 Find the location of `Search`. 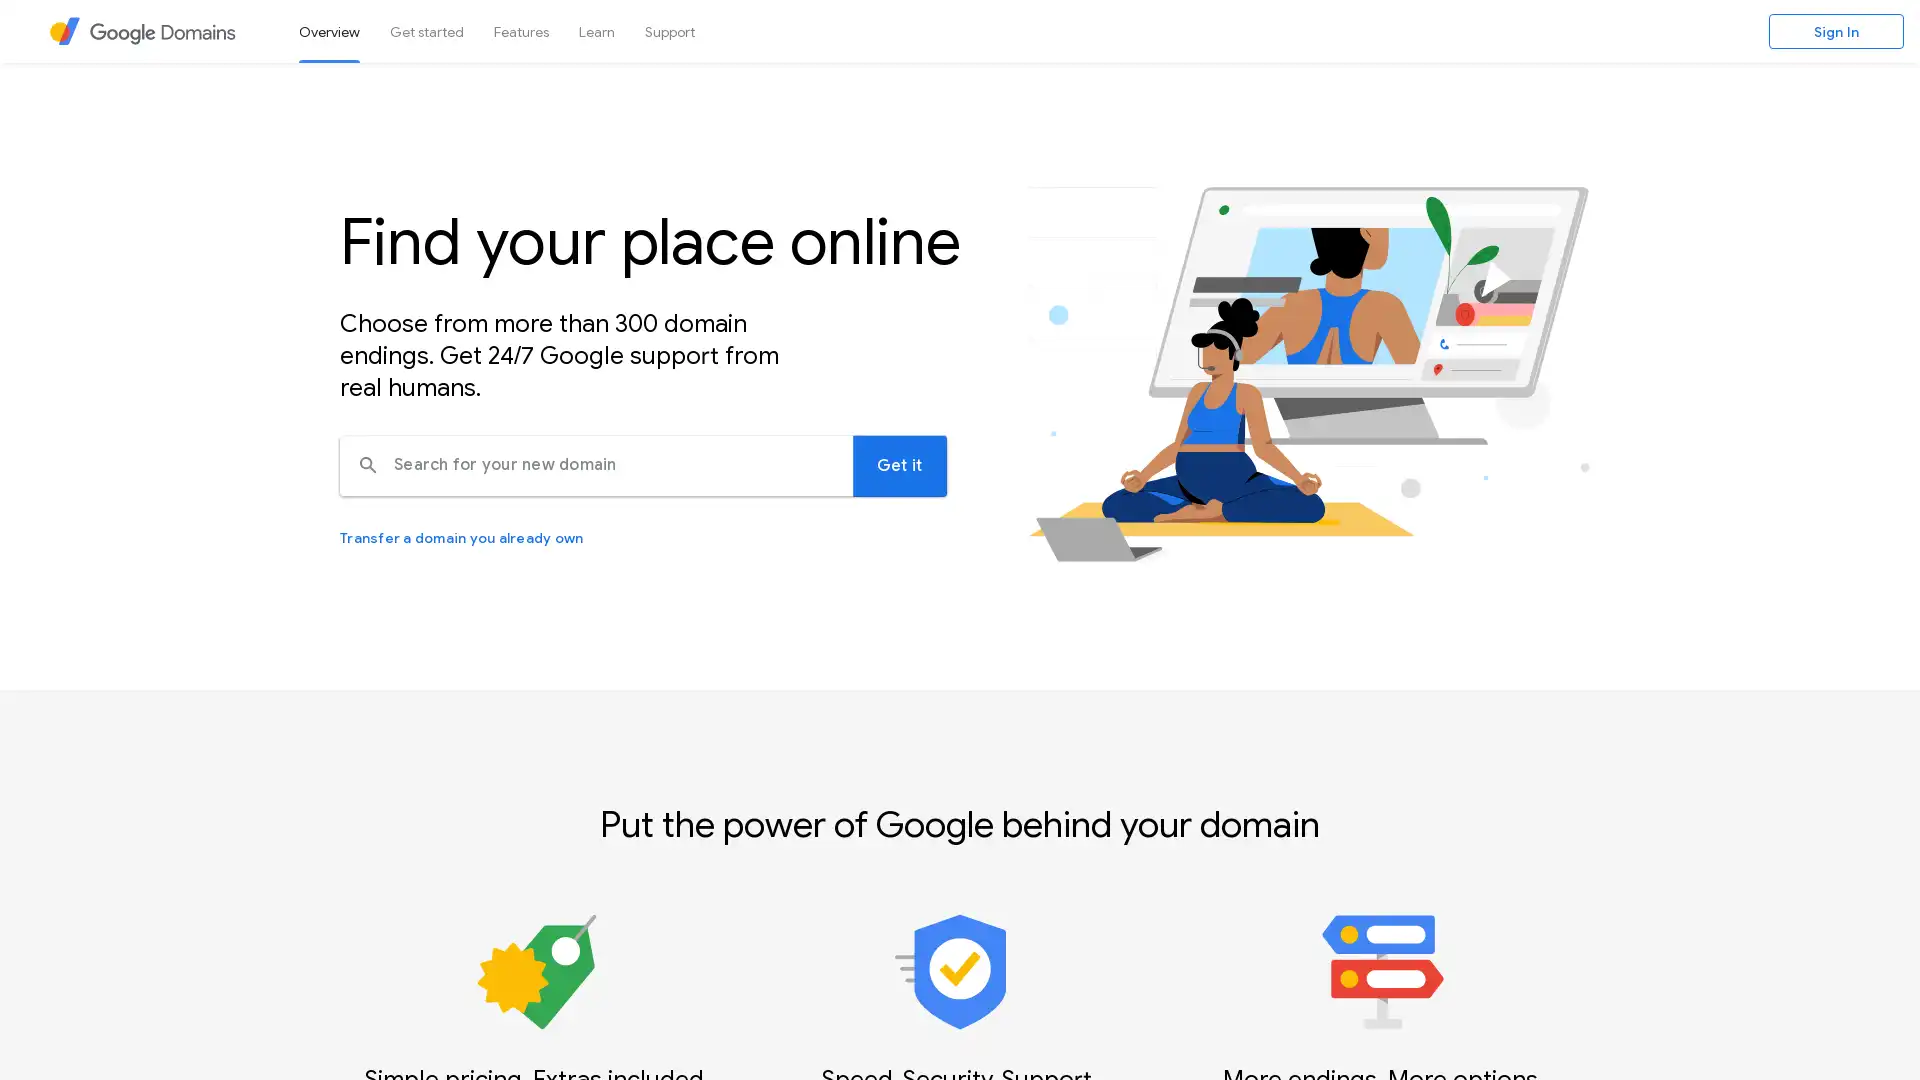

Search is located at coordinates (897, 465).